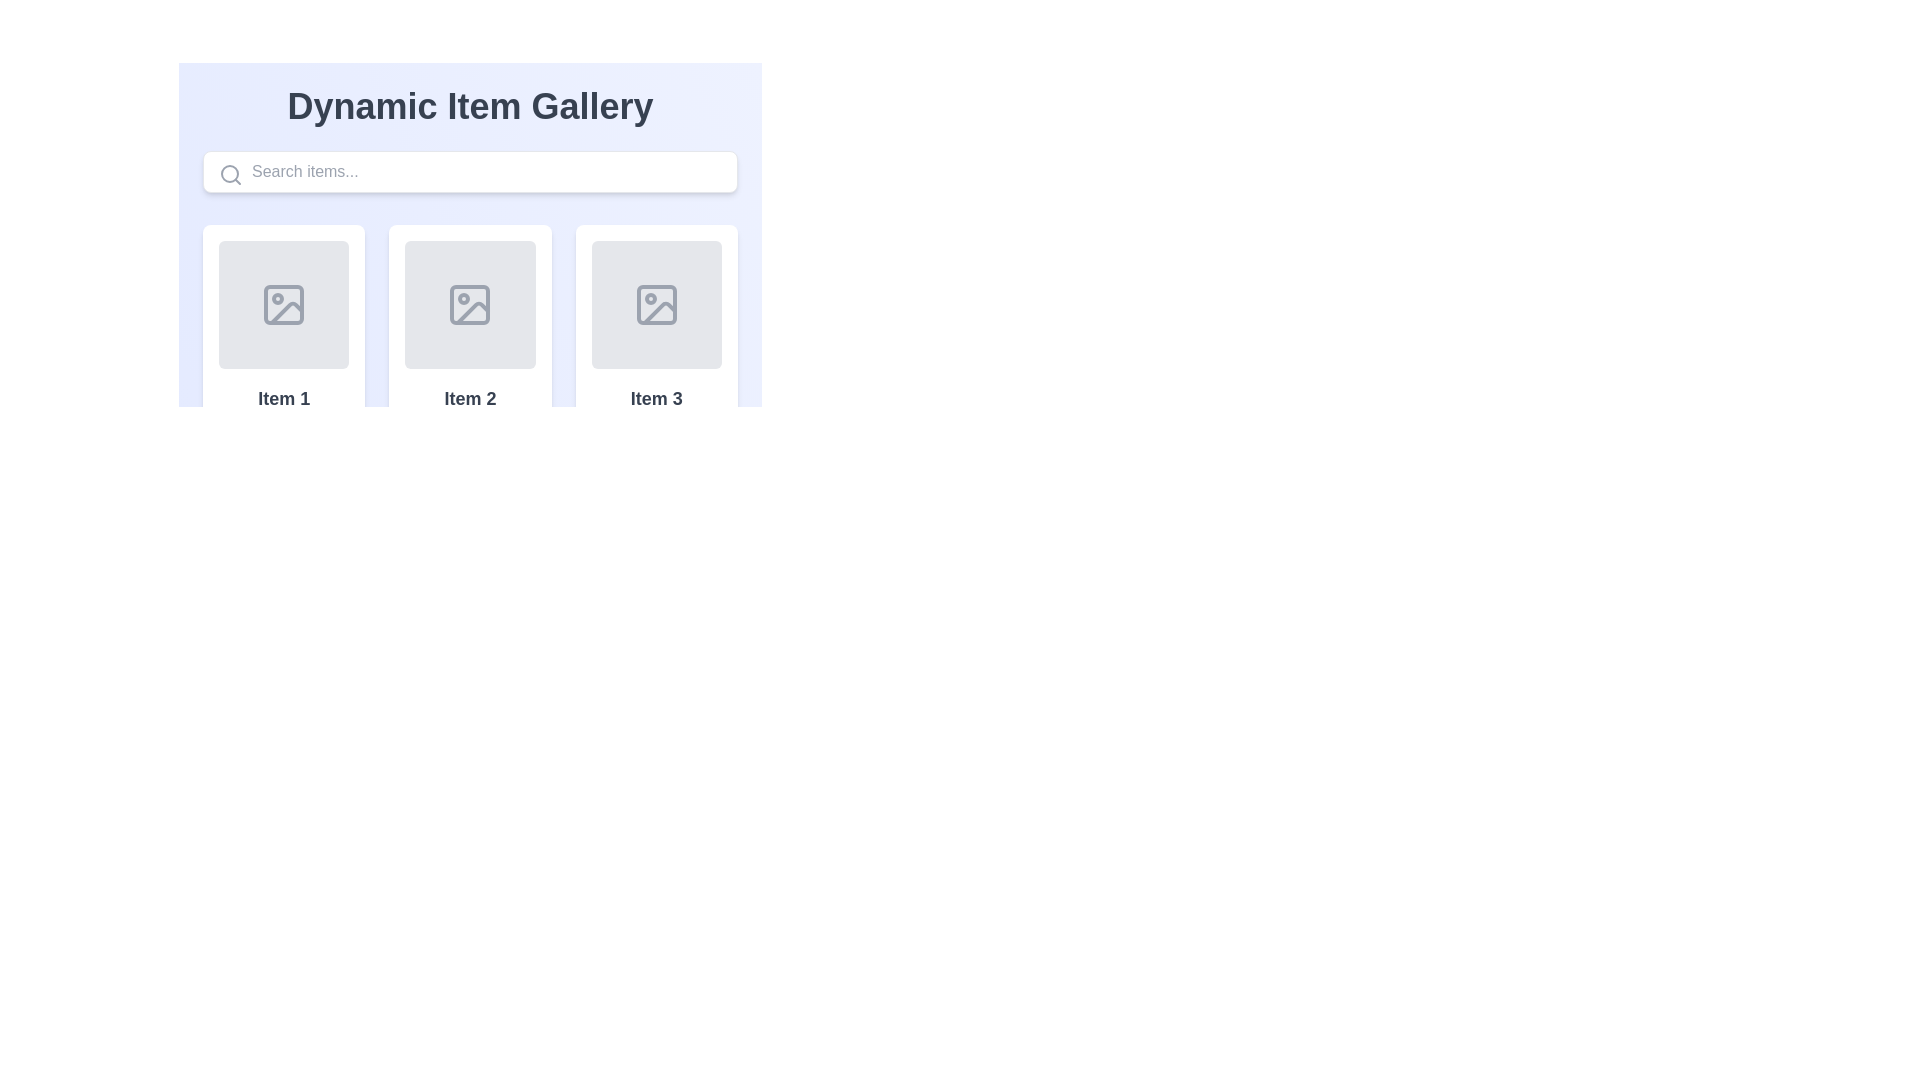 The height and width of the screenshot is (1080, 1920). Describe the element at coordinates (656, 398) in the screenshot. I see `the text label displaying 'Item 3' in a bold, dark gray font, located in the lower part of the third item card` at that location.